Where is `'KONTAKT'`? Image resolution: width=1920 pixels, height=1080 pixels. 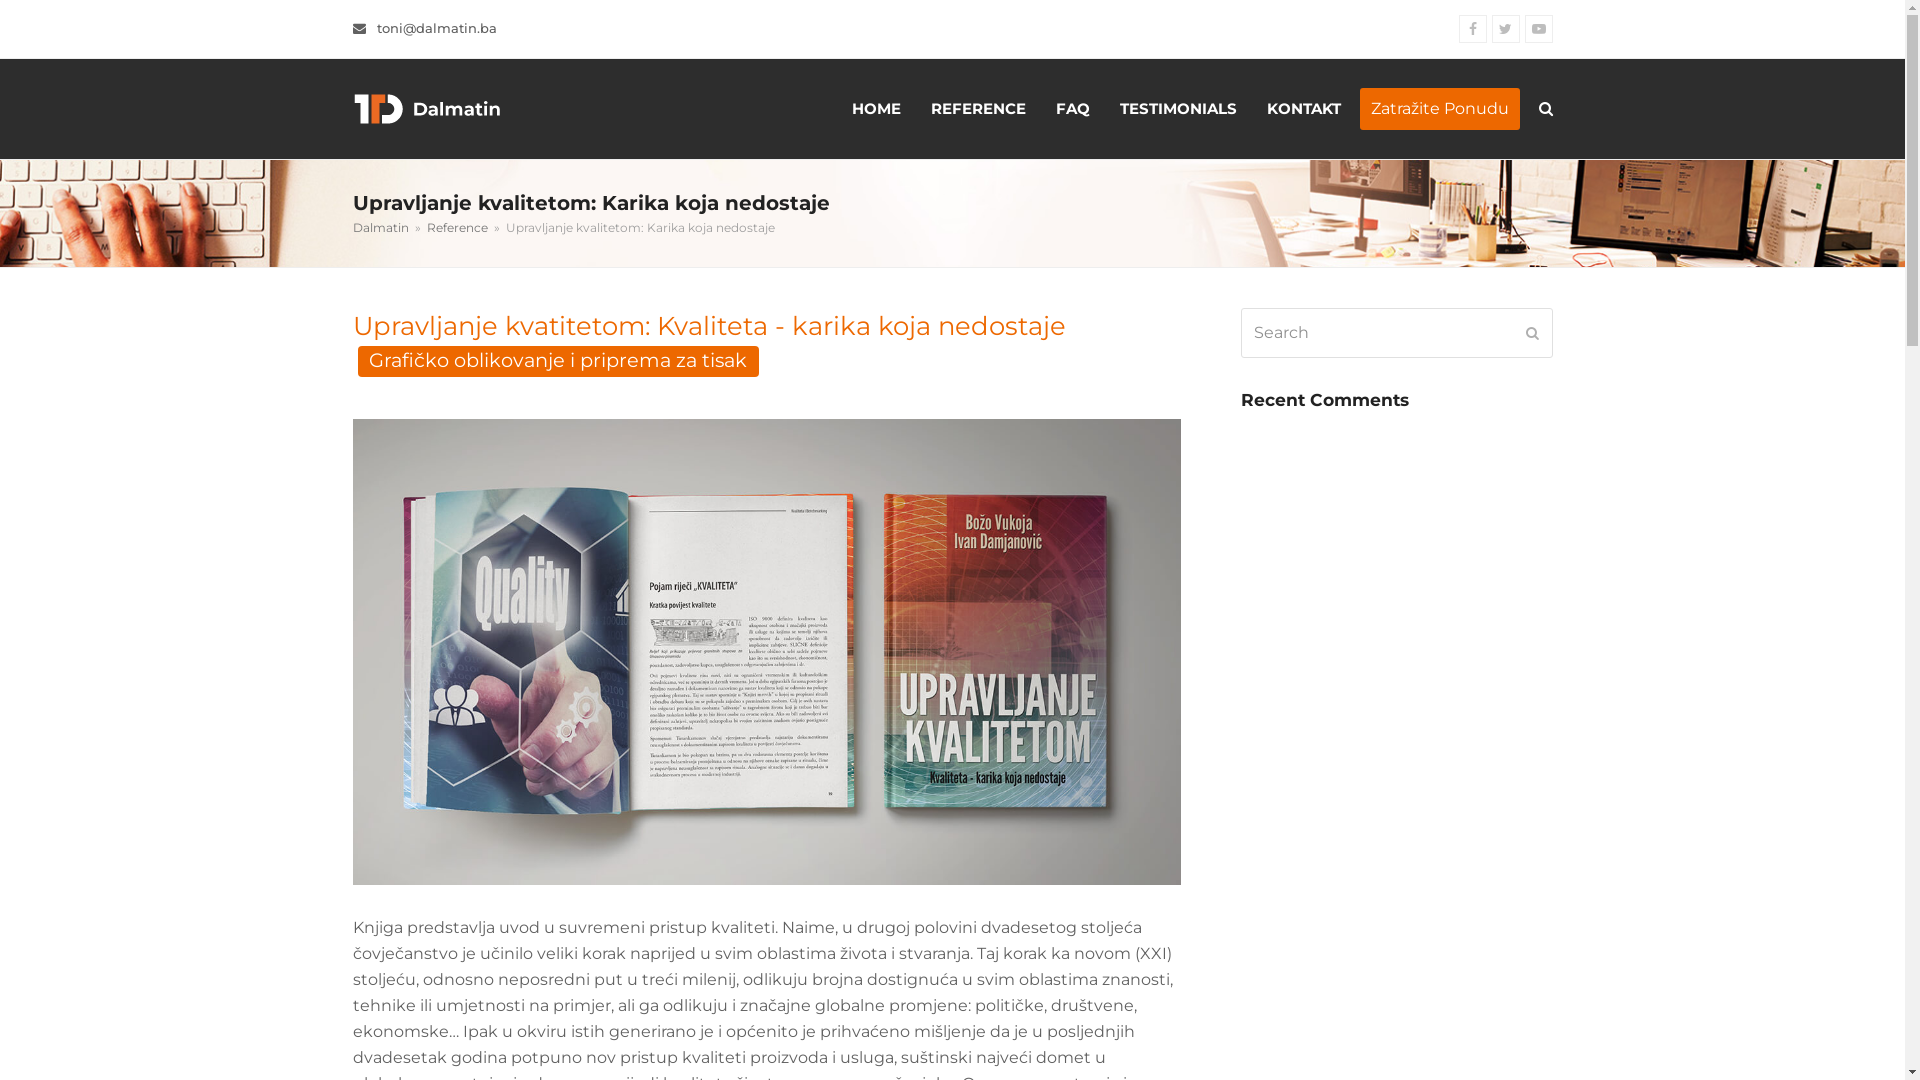 'KONTAKT' is located at coordinates (1304, 108).